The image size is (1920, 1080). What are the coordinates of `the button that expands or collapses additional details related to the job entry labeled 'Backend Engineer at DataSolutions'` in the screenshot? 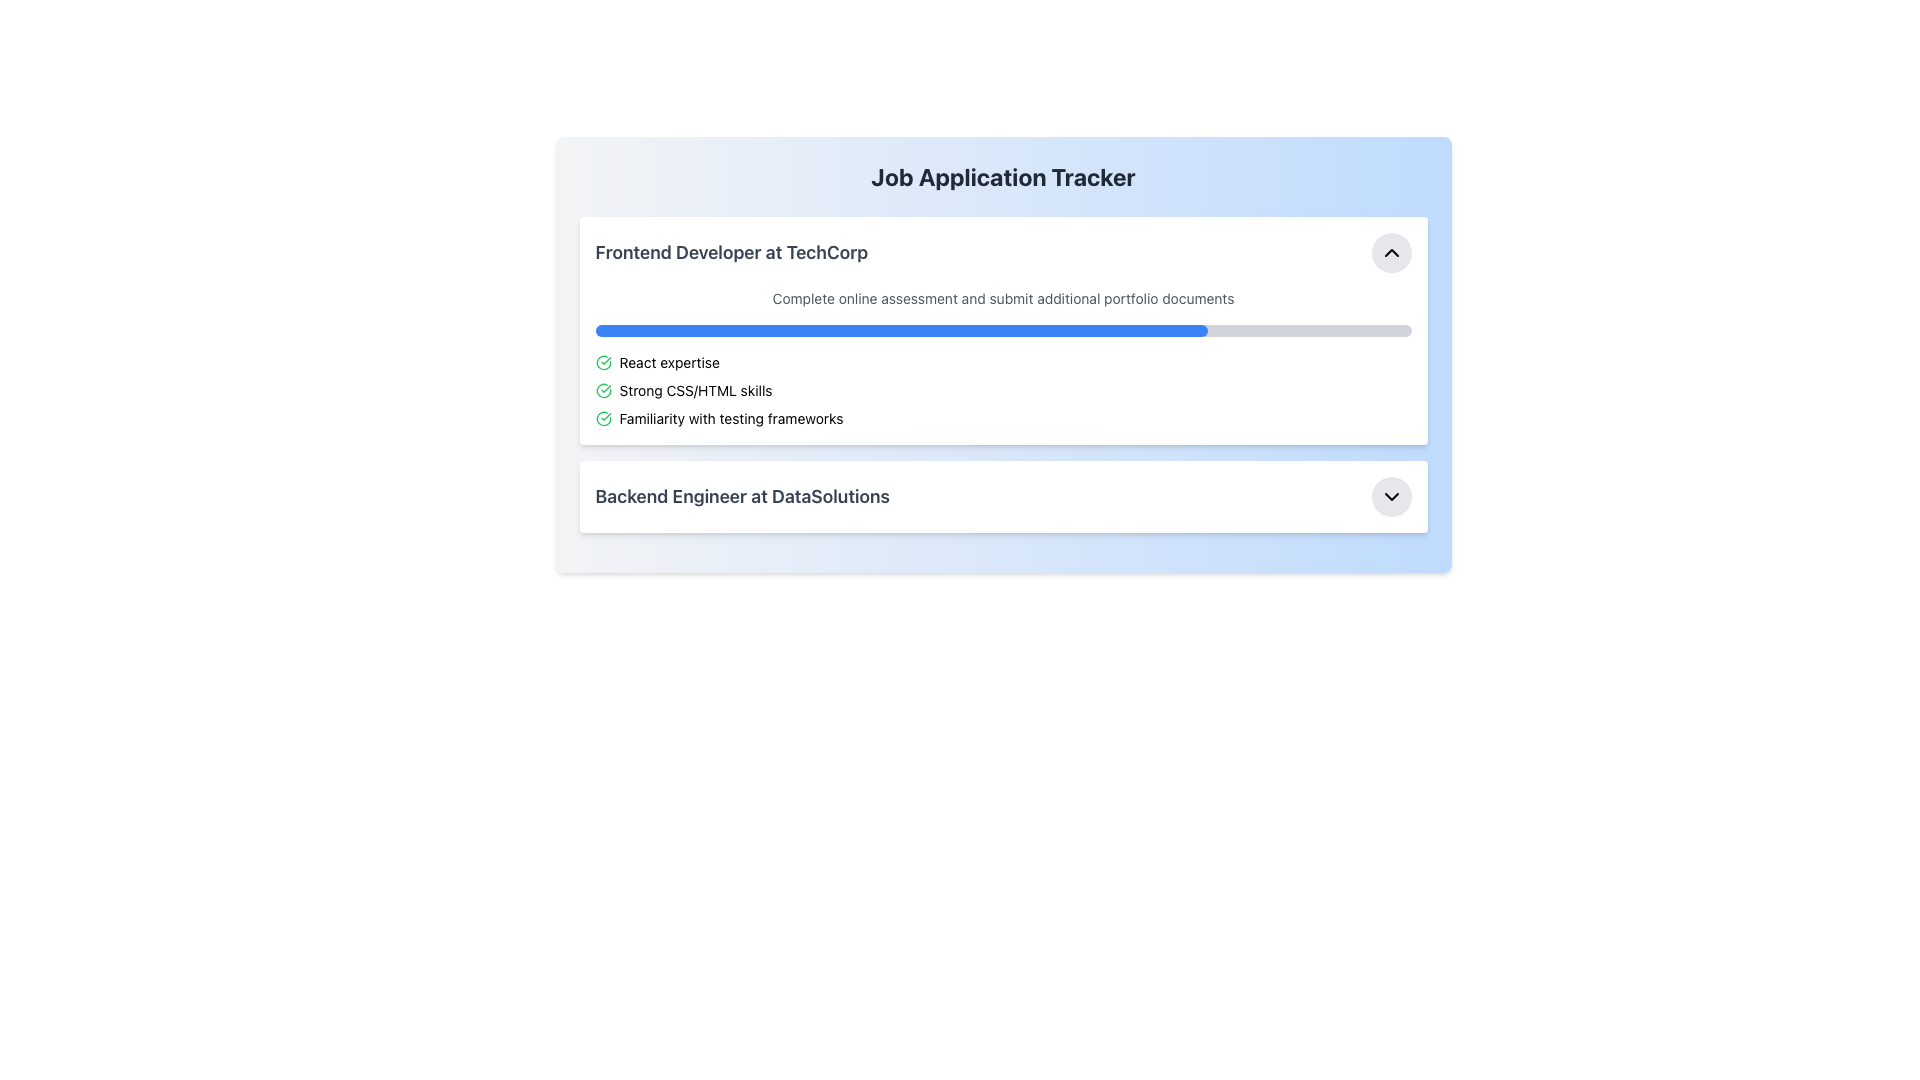 It's located at (1390, 496).